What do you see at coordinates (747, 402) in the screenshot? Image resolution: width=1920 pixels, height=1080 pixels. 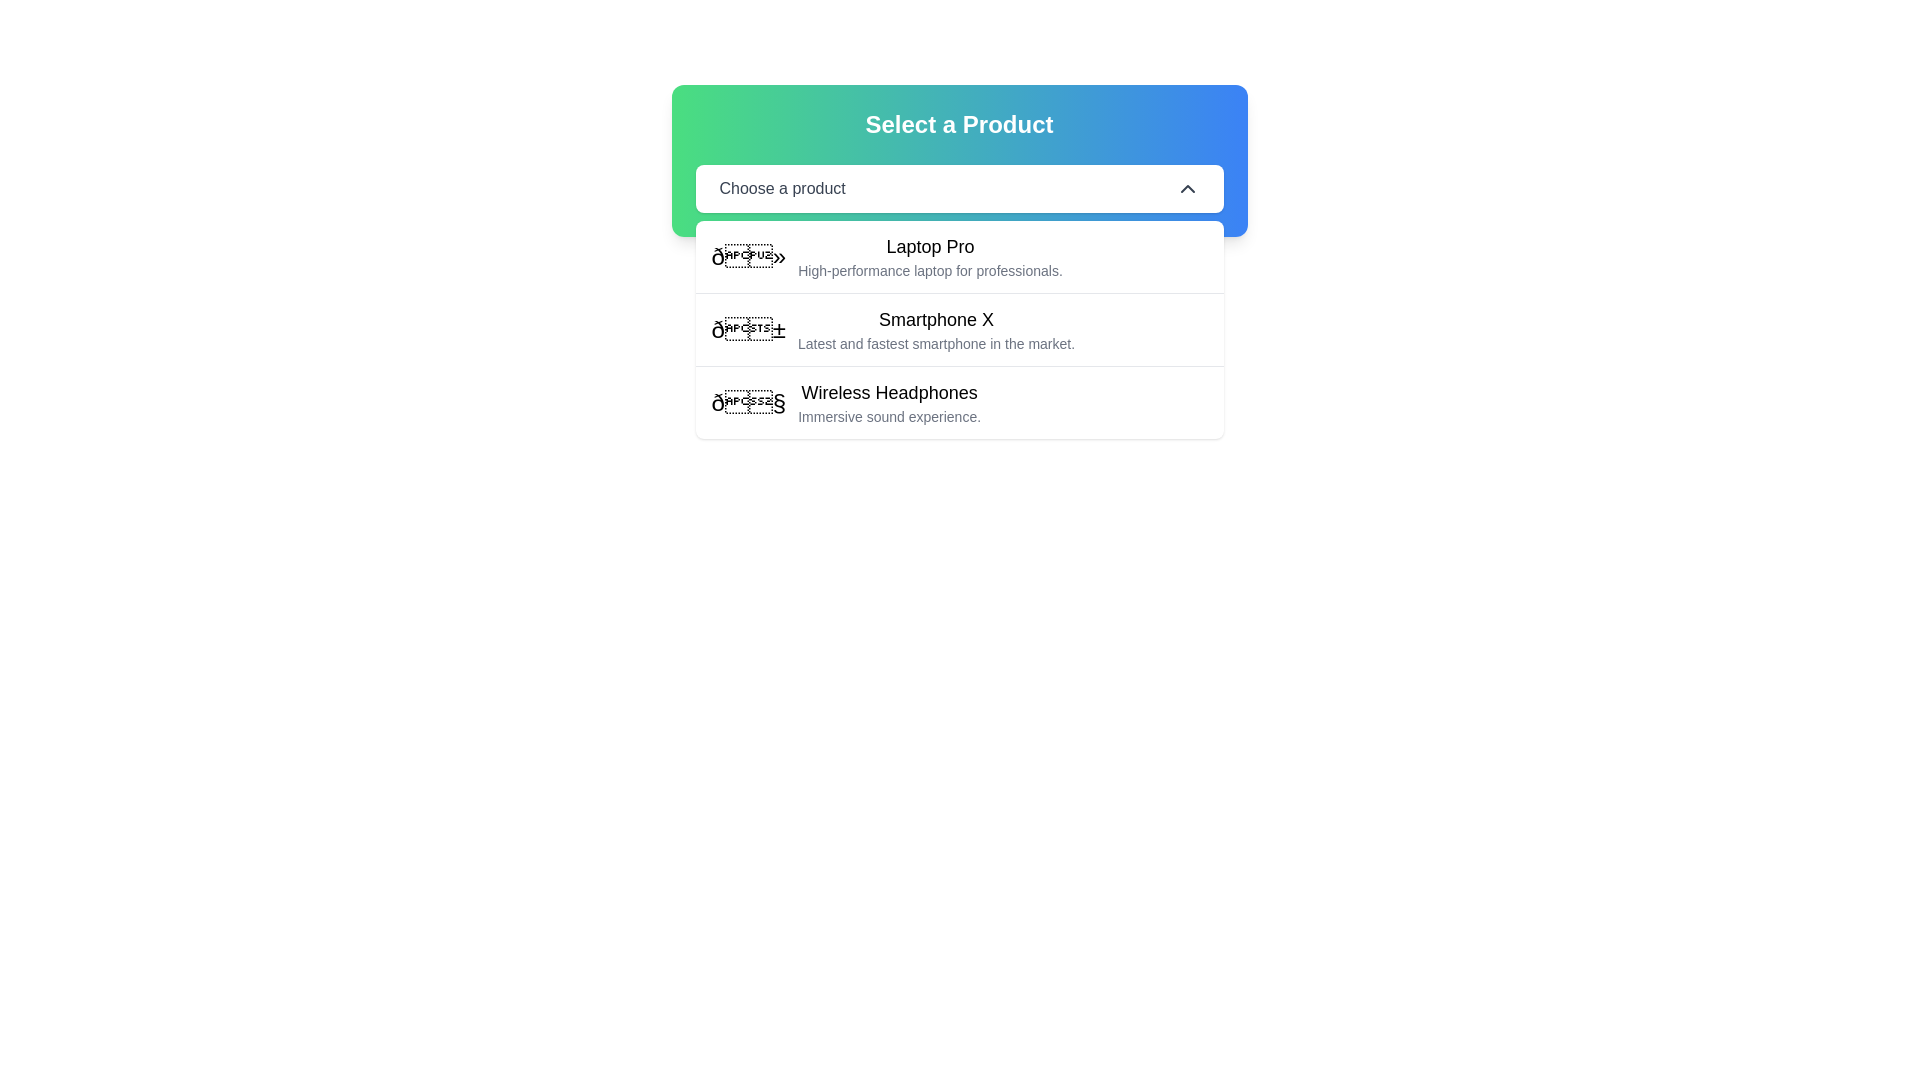 I see `the emoji icon 🎧 which is styled prominently and located at the beginning of the product description for 'Wireless Headphones'` at bounding box center [747, 402].